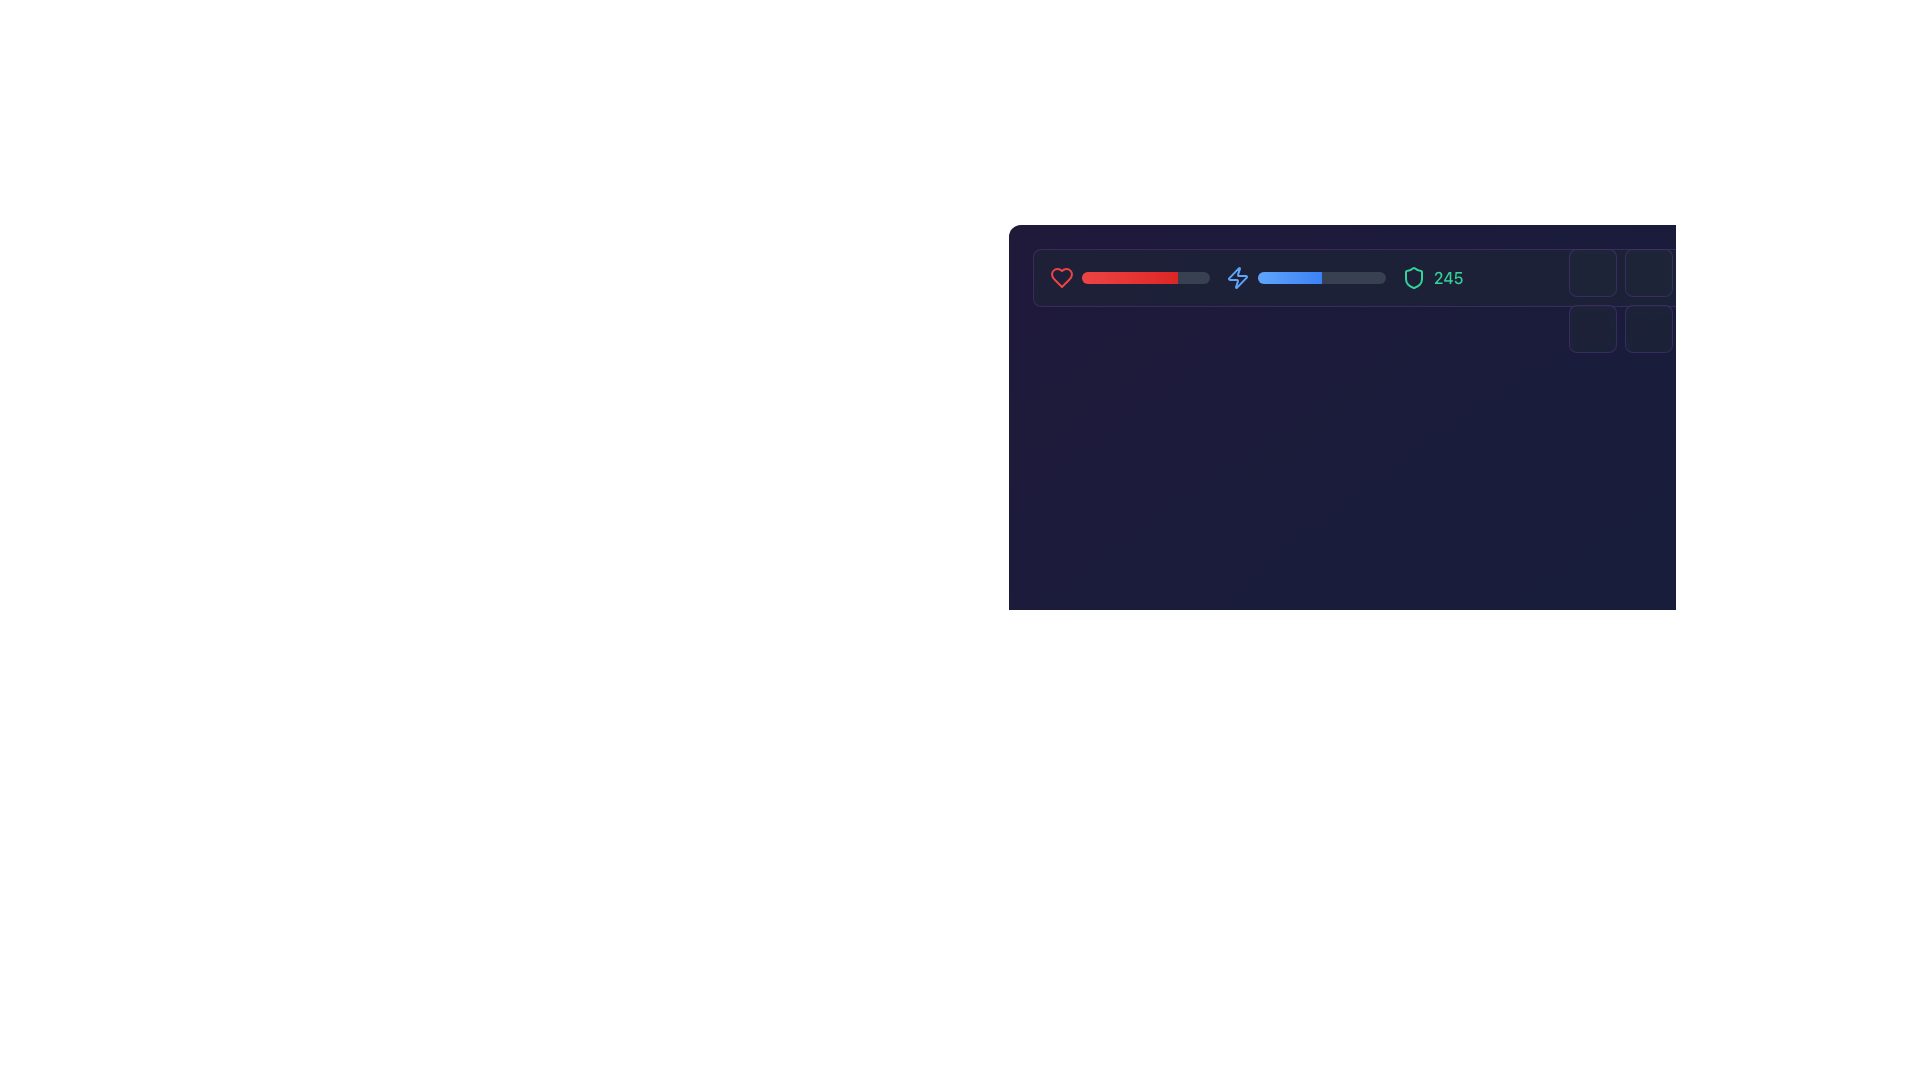  Describe the element at coordinates (1129, 277) in the screenshot. I see `the leftmost progress bar indicating health or affection level in the game-like interface` at that location.